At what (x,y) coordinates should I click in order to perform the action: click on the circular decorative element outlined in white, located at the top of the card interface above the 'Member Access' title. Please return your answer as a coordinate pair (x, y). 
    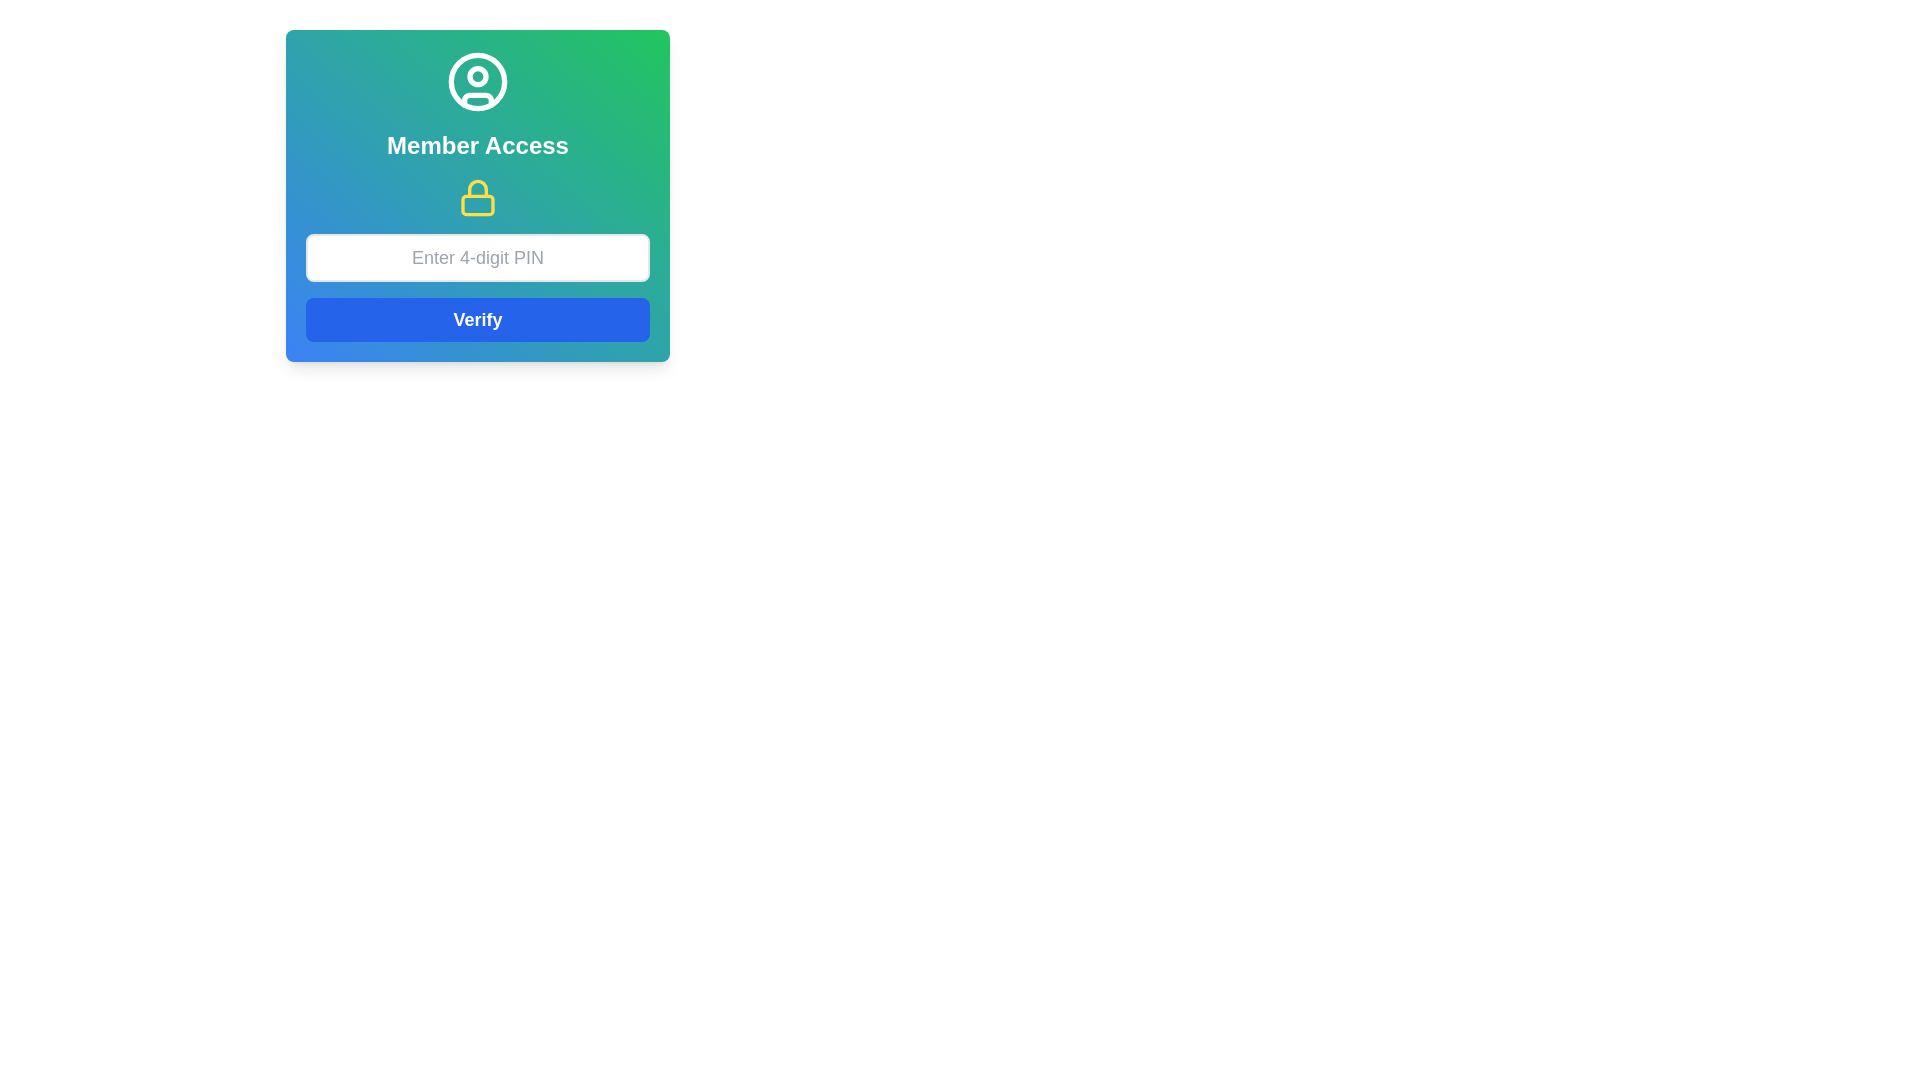
    Looking at the image, I should click on (477, 80).